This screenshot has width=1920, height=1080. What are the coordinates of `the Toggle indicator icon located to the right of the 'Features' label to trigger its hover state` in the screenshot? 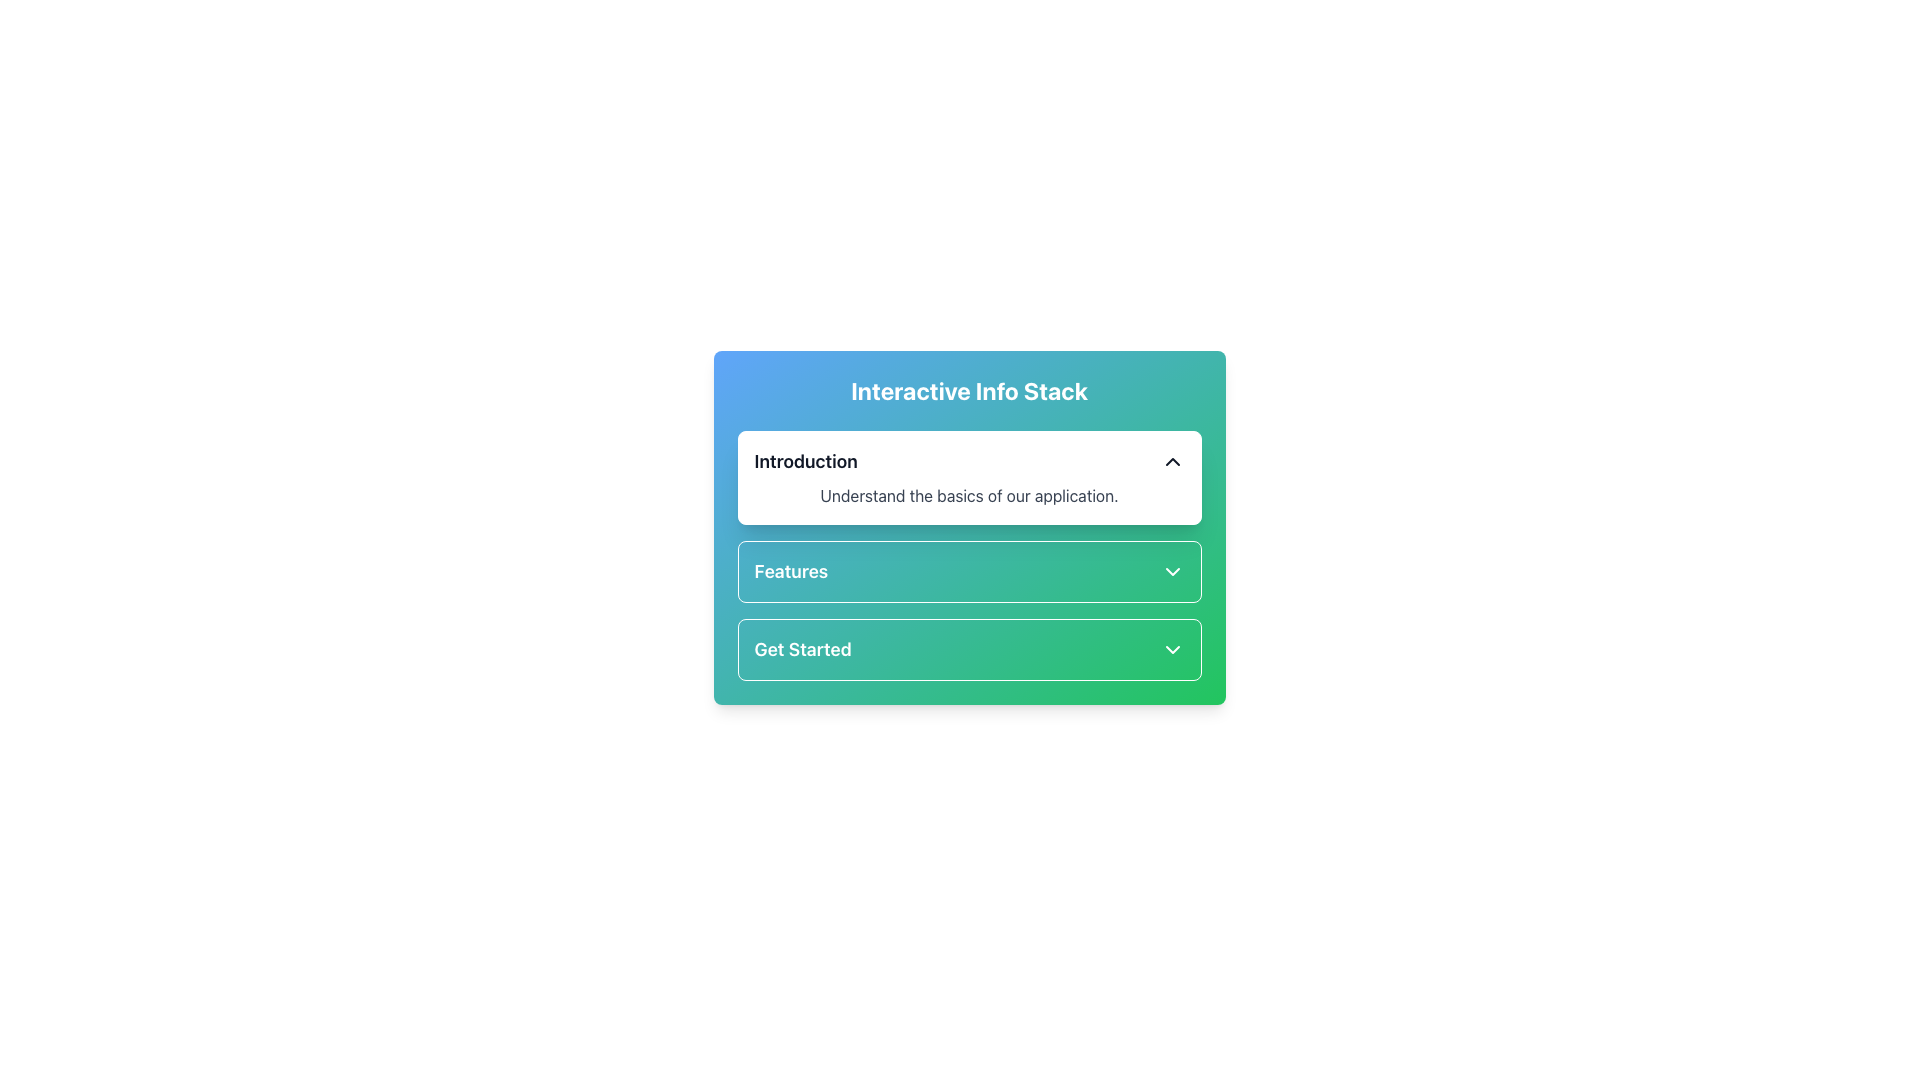 It's located at (1172, 571).